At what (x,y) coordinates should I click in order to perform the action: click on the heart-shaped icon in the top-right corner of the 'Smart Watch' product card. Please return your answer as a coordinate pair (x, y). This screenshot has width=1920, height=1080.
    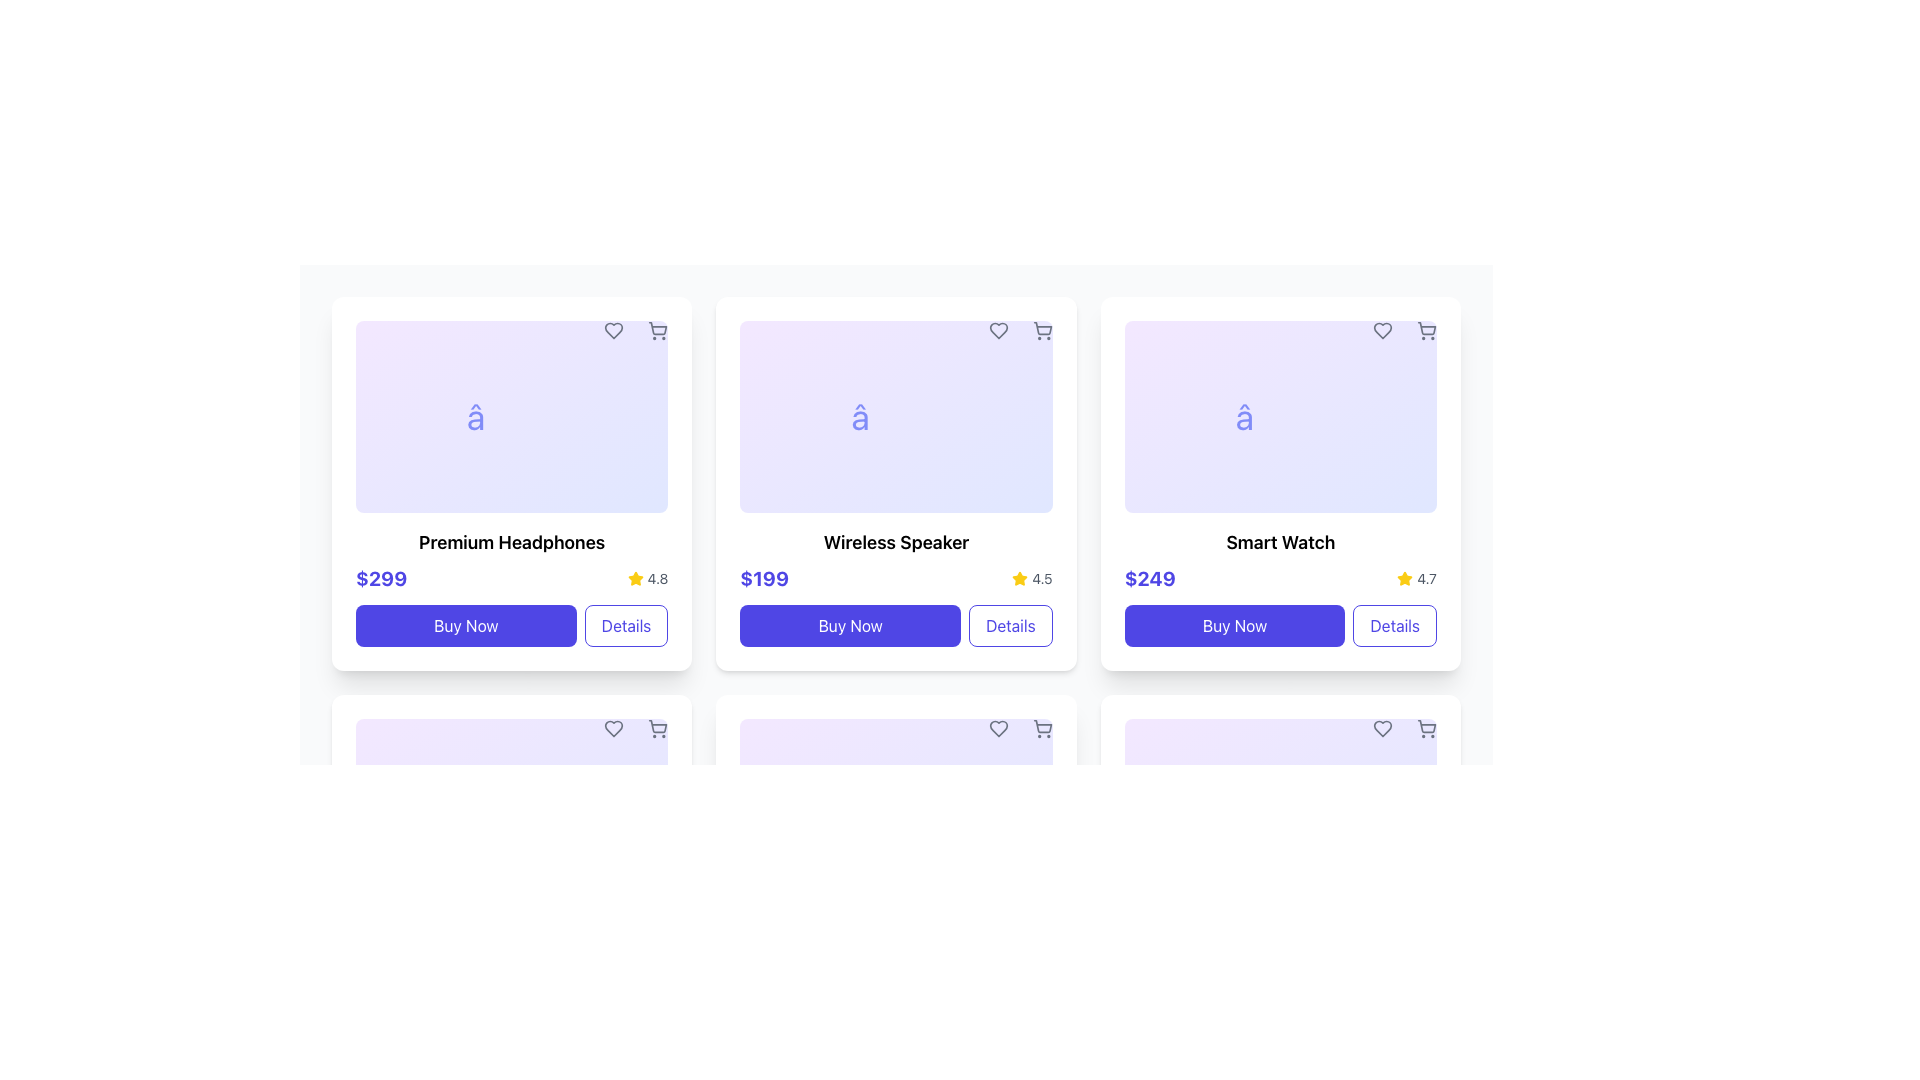
    Looking at the image, I should click on (1381, 330).